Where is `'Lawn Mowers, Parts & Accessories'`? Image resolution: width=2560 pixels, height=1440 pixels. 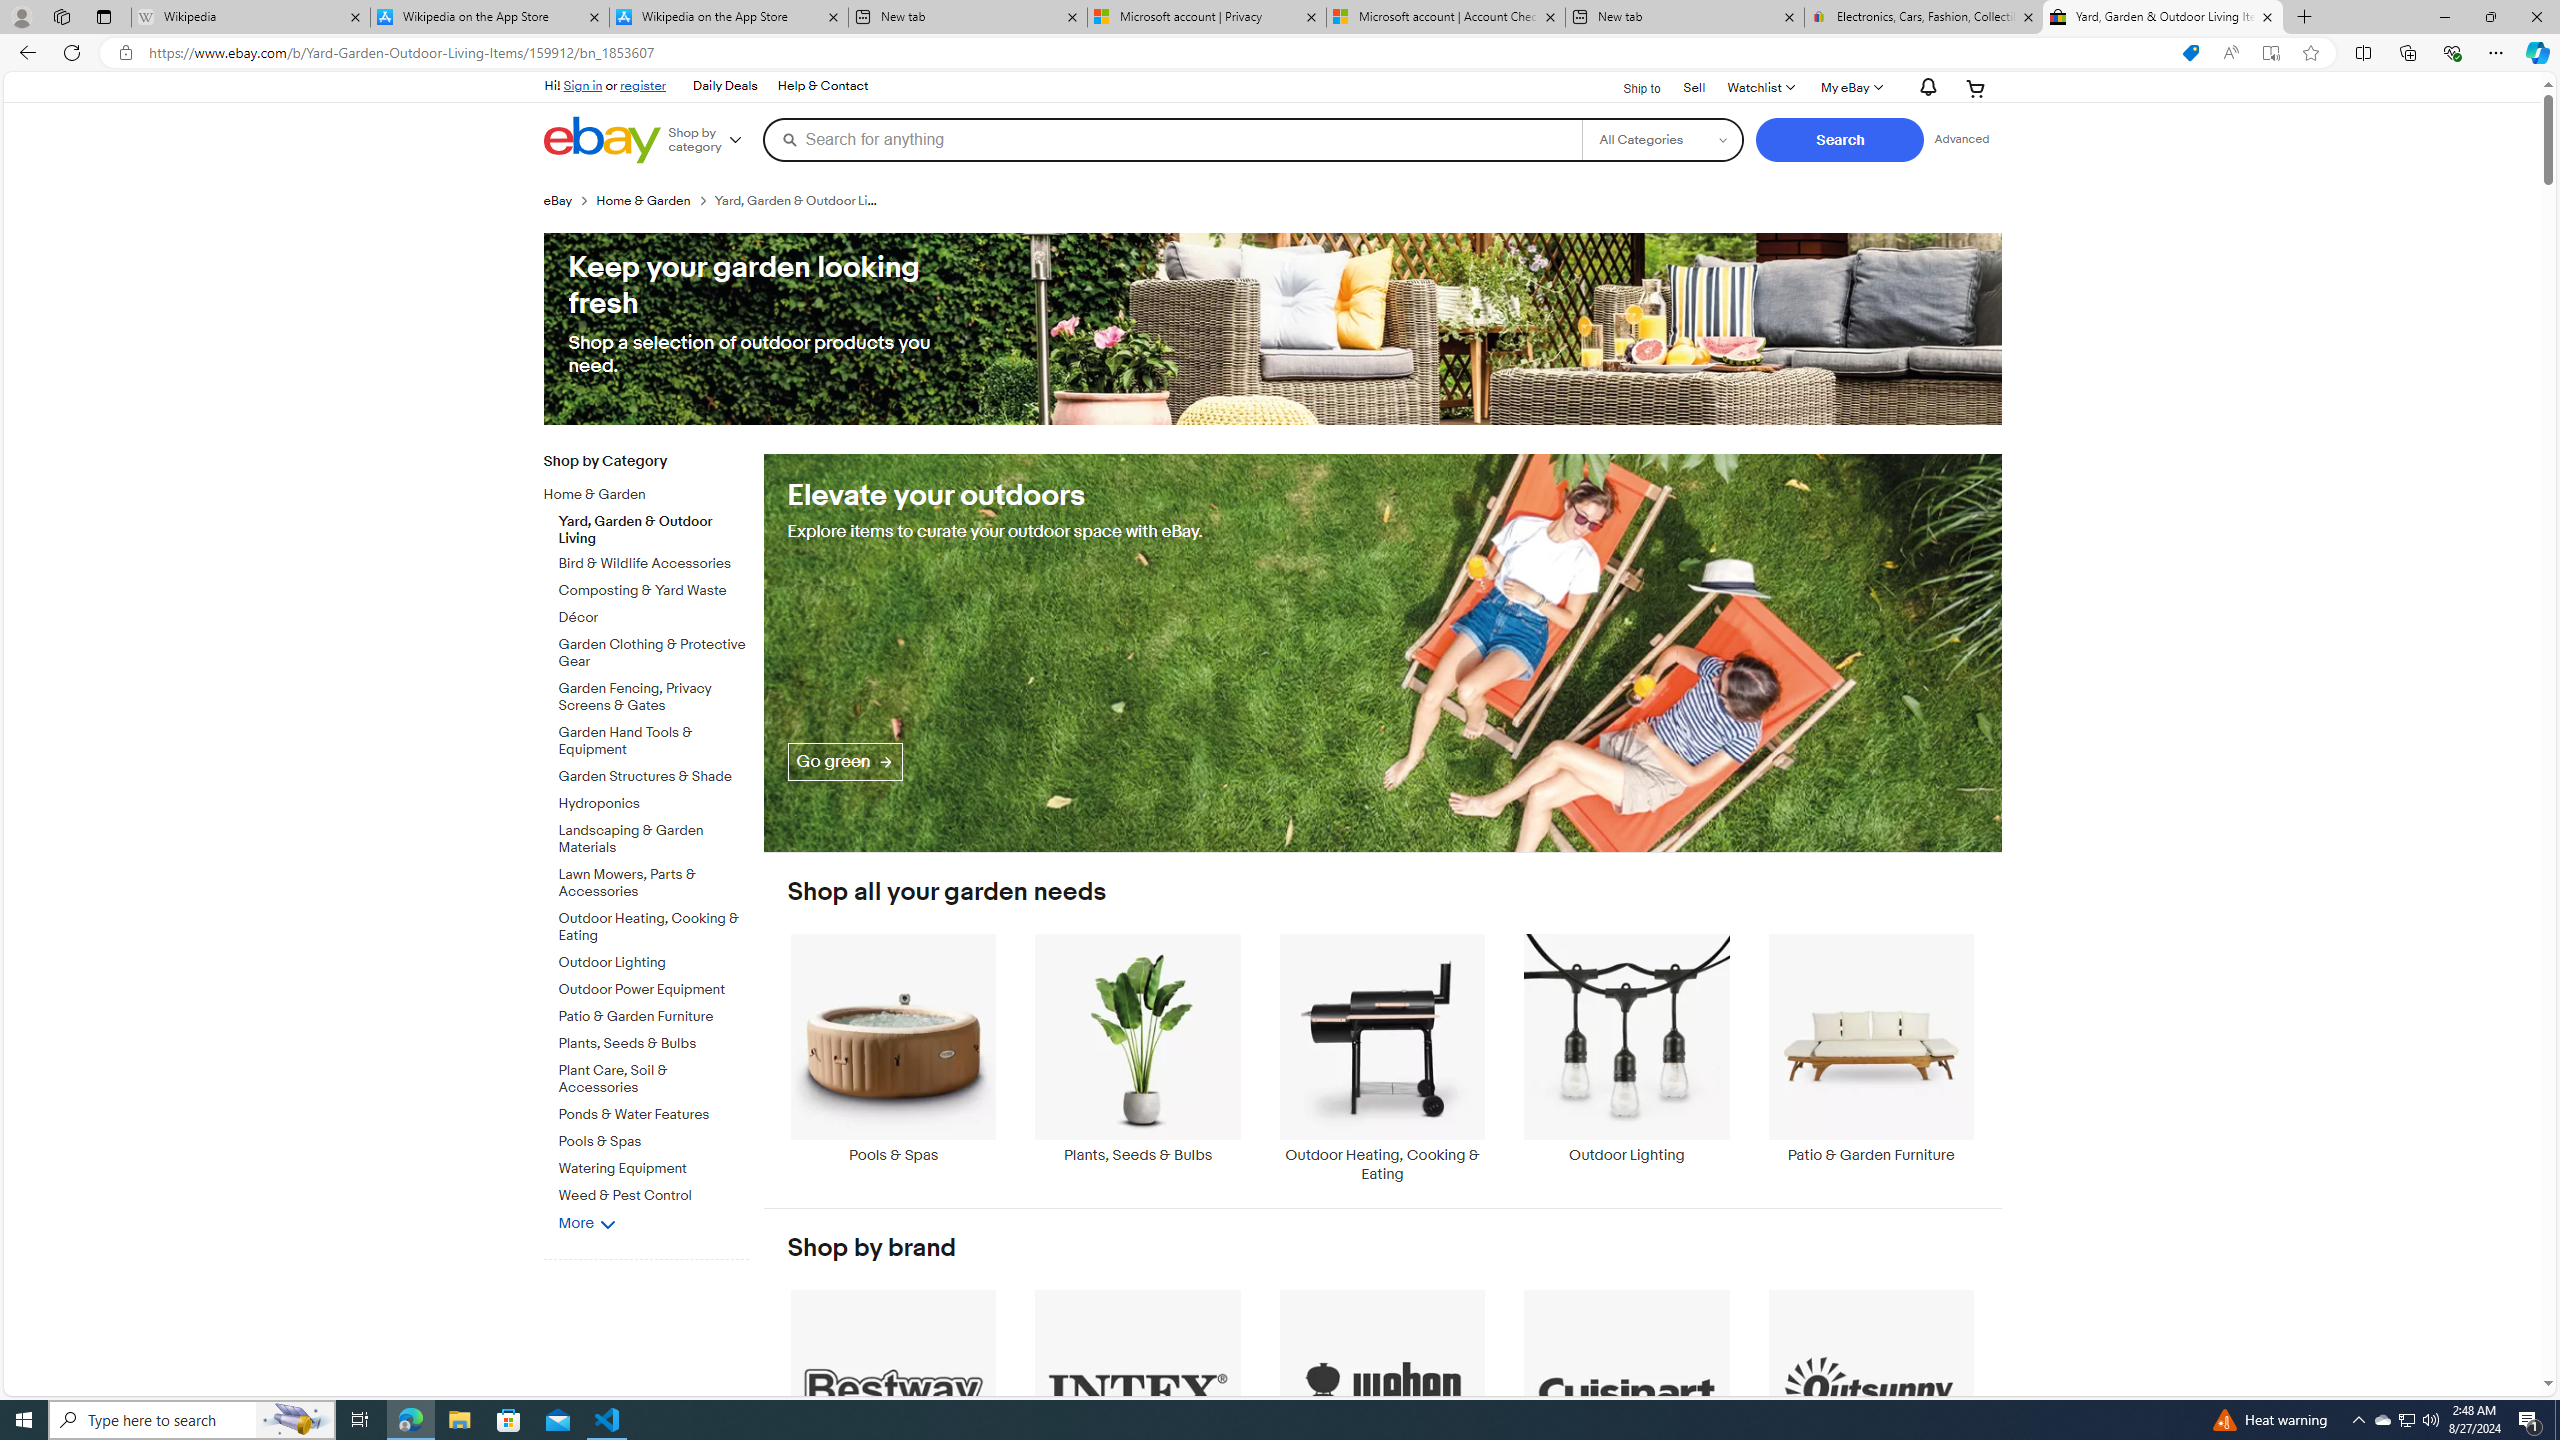
'Lawn Mowers, Parts & Accessories' is located at coordinates (653, 882).